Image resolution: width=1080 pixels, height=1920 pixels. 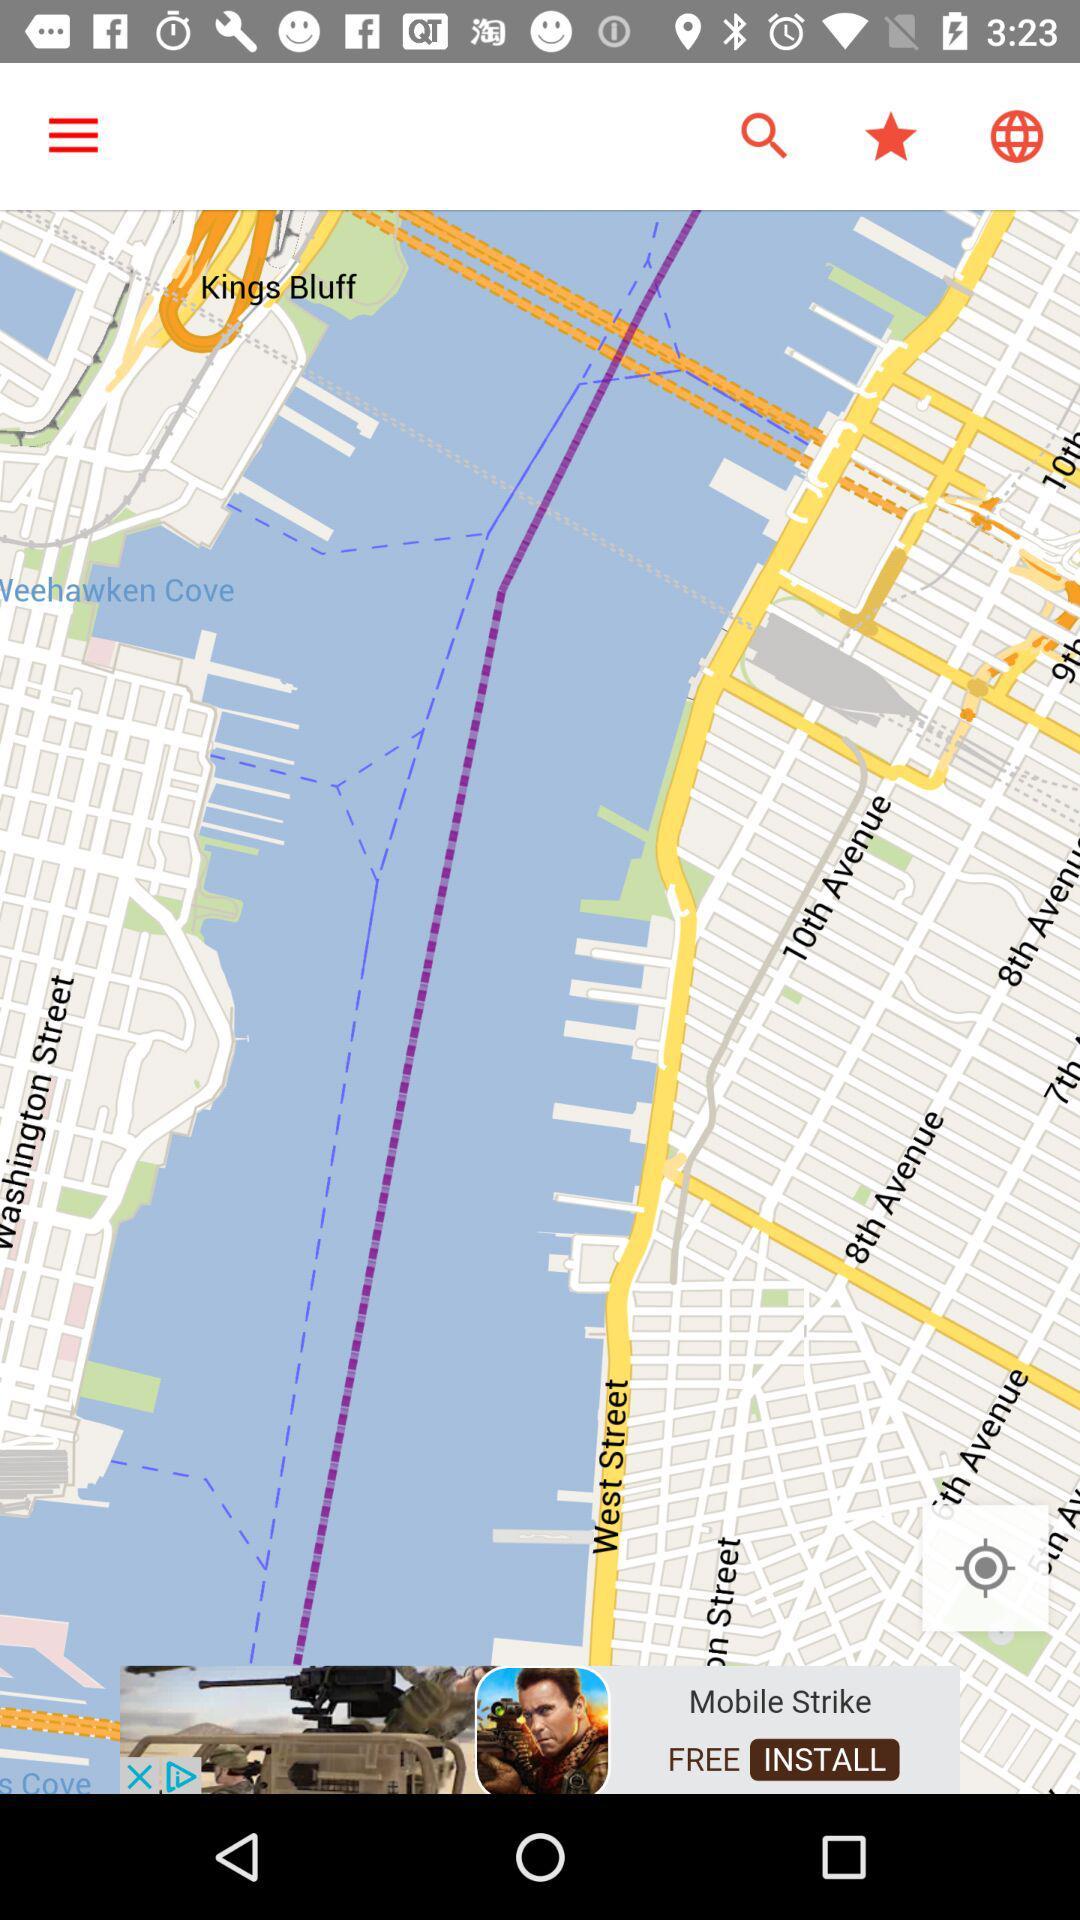 What do you see at coordinates (72, 135) in the screenshot?
I see `the item at the top left corner` at bounding box center [72, 135].